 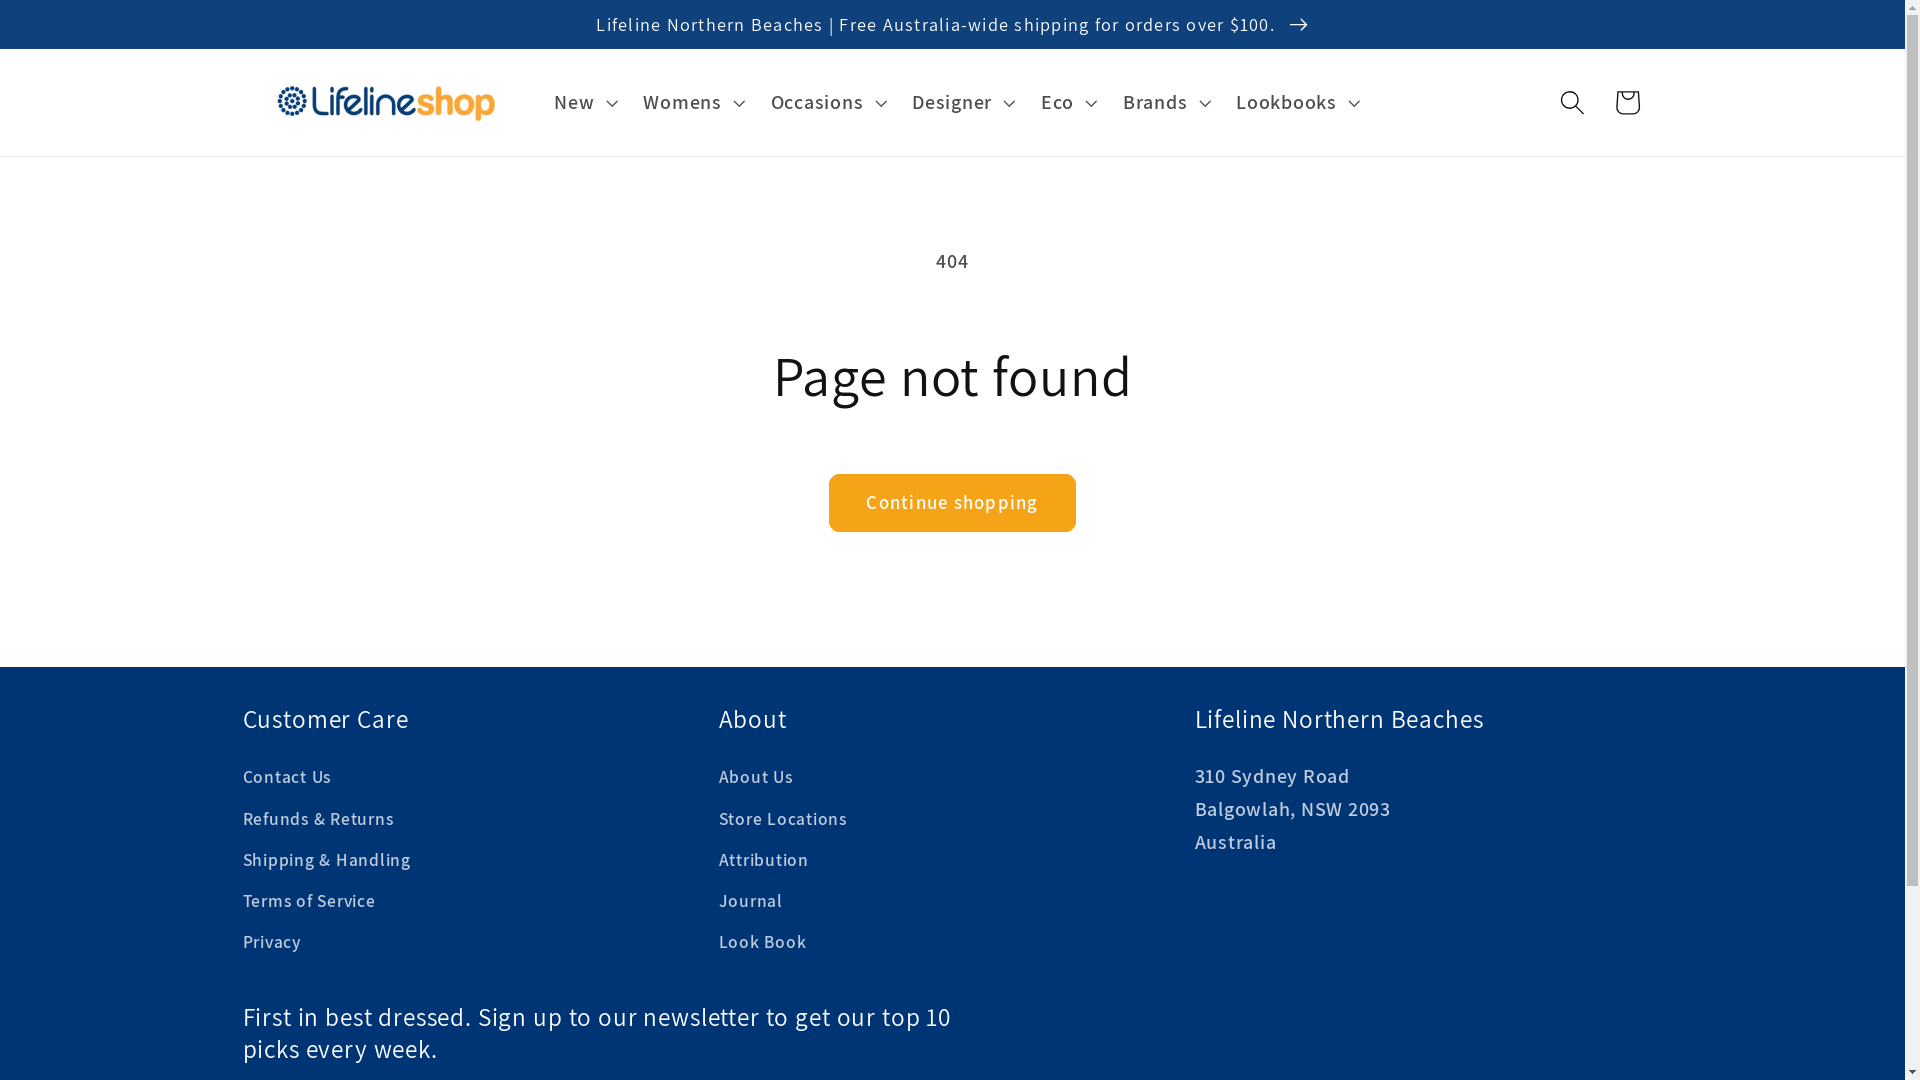 What do you see at coordinates (762, 859) in the screenshot?
I see `'Attribution'` at bounding box center [762, 859].